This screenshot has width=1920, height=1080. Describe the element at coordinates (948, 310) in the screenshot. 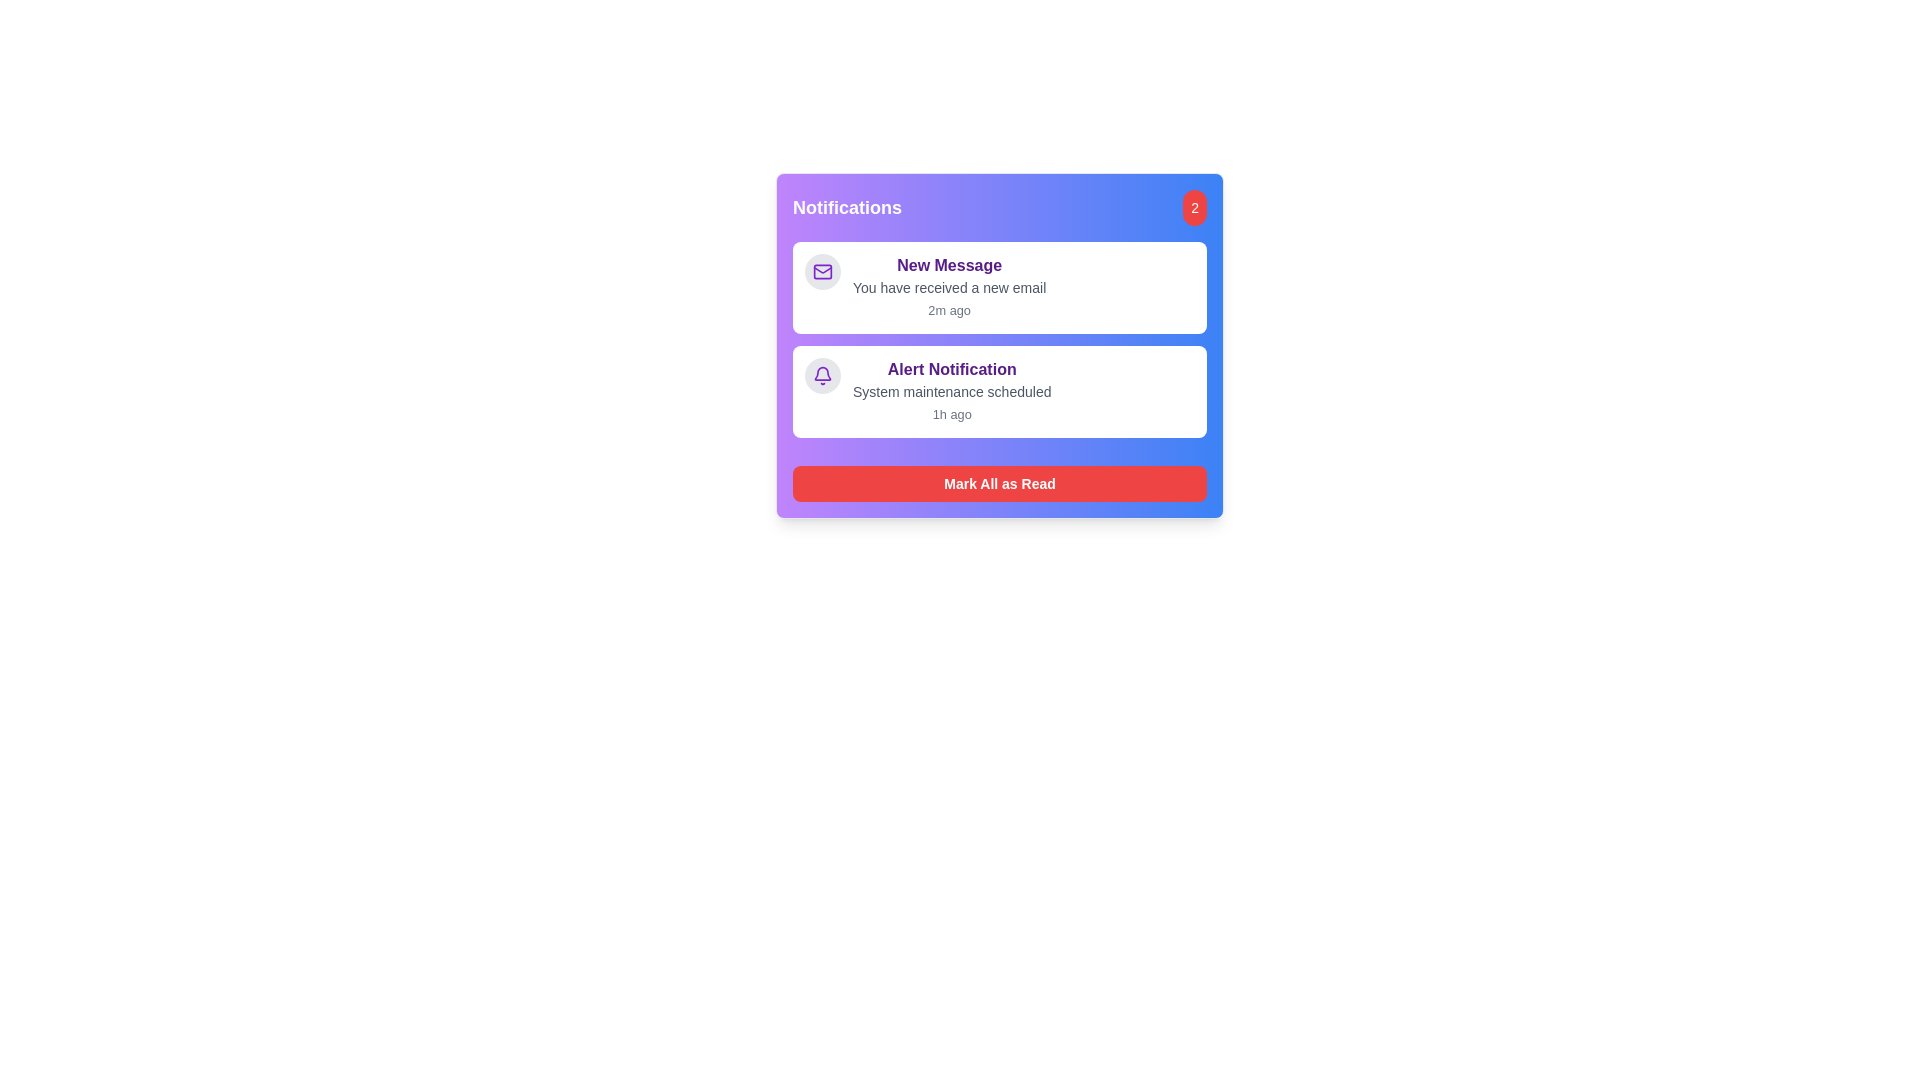

I see `the text label that displays the relative time when the notification was received, positioned at the bottom-right corner of the notification card` at that location.